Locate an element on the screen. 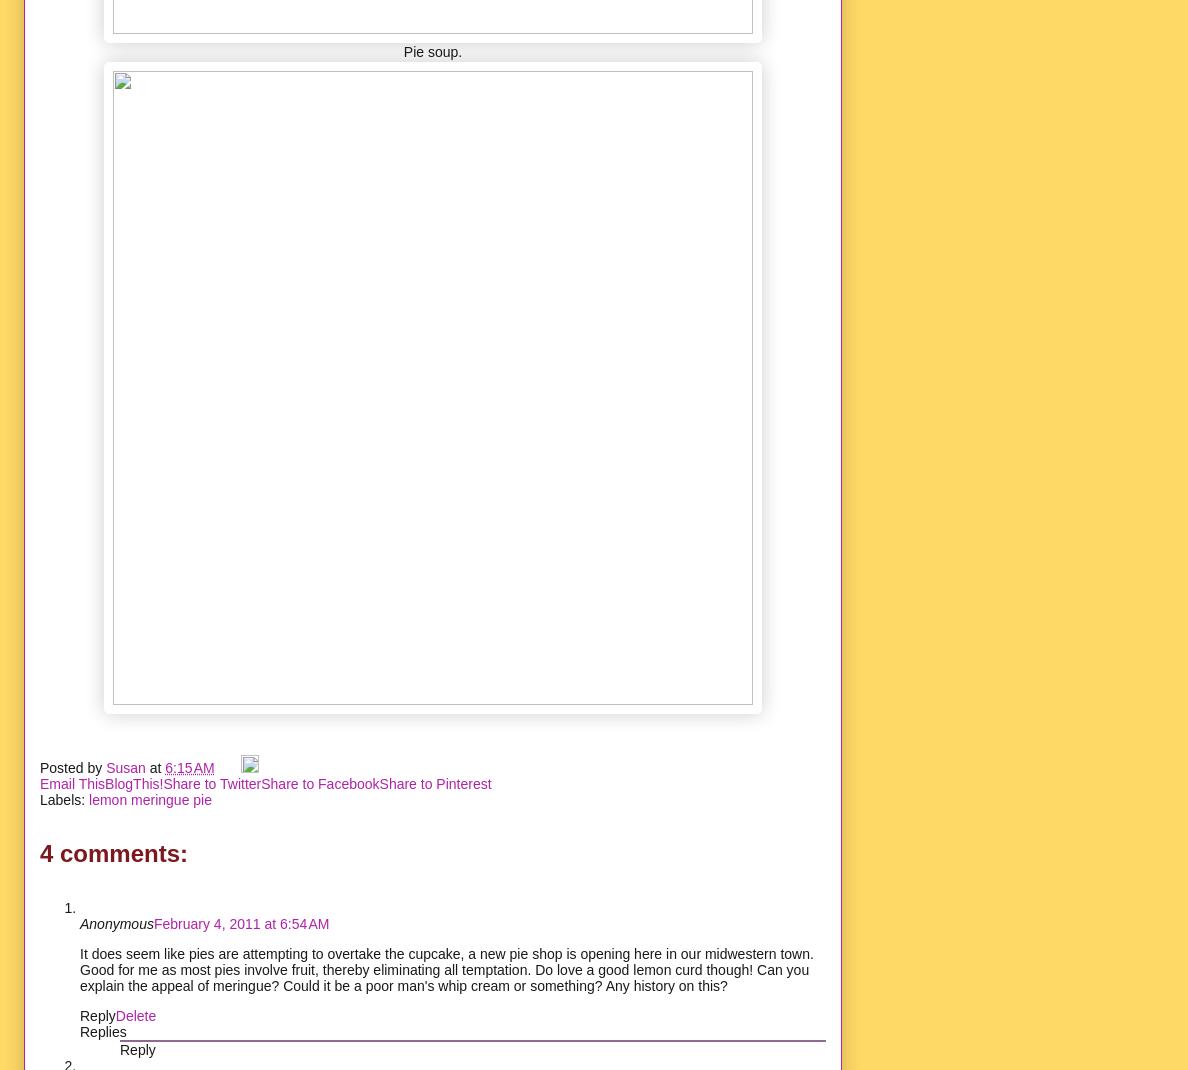 The height and width of the screenshot is (1070, 1188). 'February 4, 2011 at 6:54 AM' is located at coordinates (240, 921).